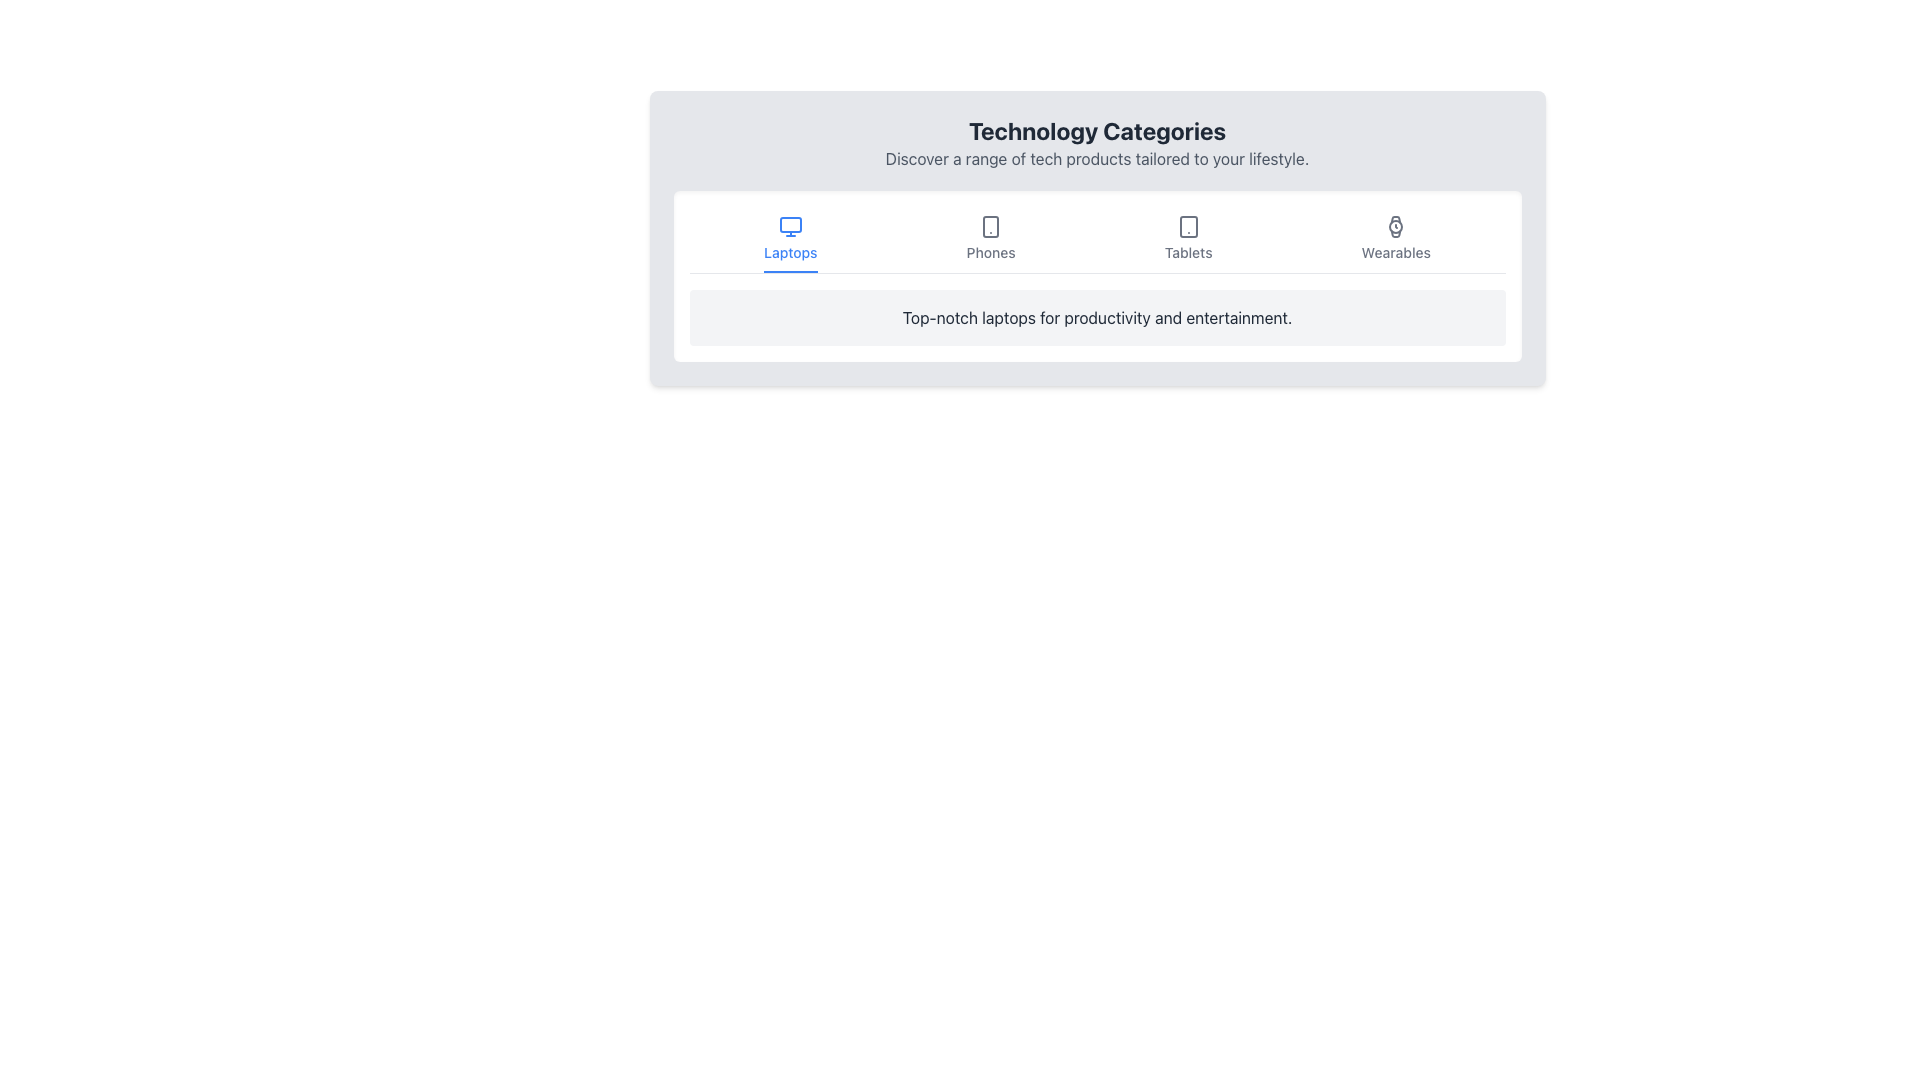 This screenshot has width=1920, height=1080. Describe the element at coordinates (1096, 131) in the screenshot. I see `the header element that serves as the title for the section, positioned above the supplementary text 'Discover a range of tech products tailored to your lifestyle.'` at that location.